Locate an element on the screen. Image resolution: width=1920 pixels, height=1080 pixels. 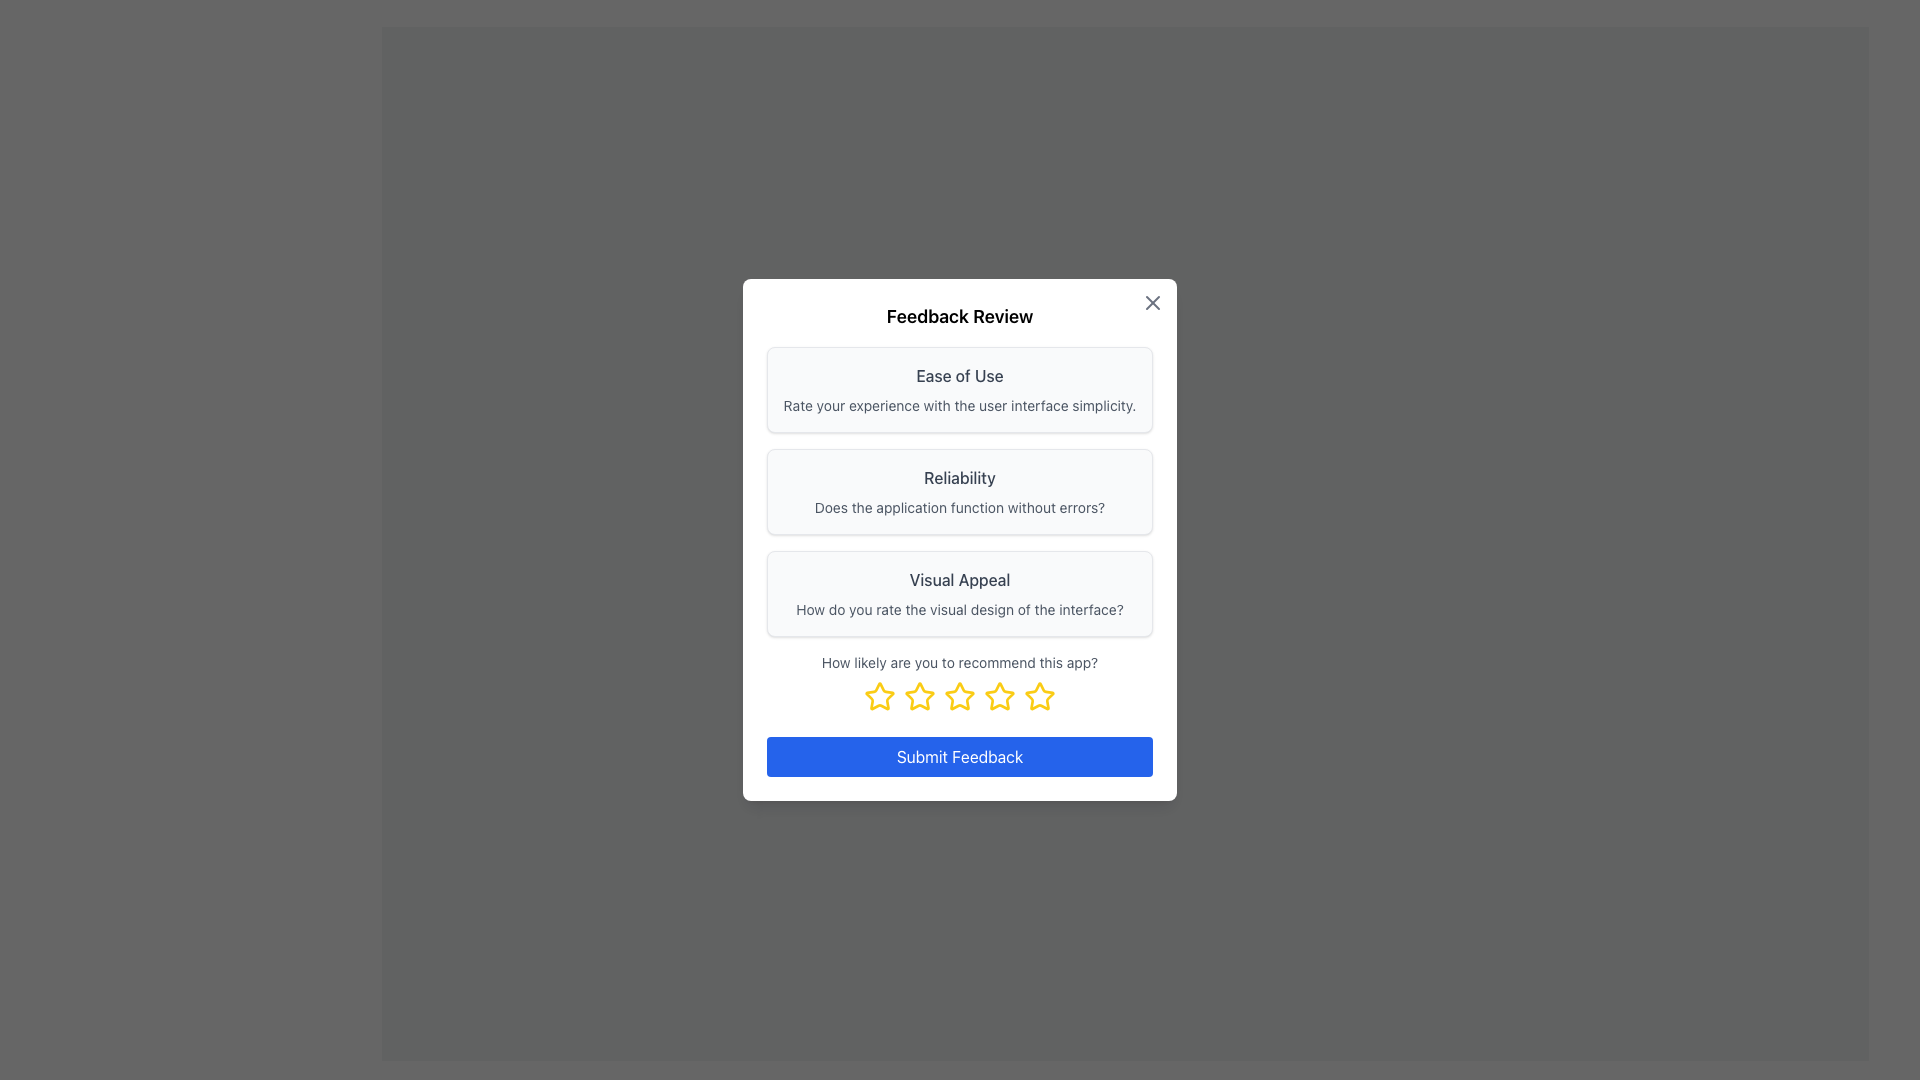
the fifth star in the interactive star rating icon is located at coordinates (1040, 695).